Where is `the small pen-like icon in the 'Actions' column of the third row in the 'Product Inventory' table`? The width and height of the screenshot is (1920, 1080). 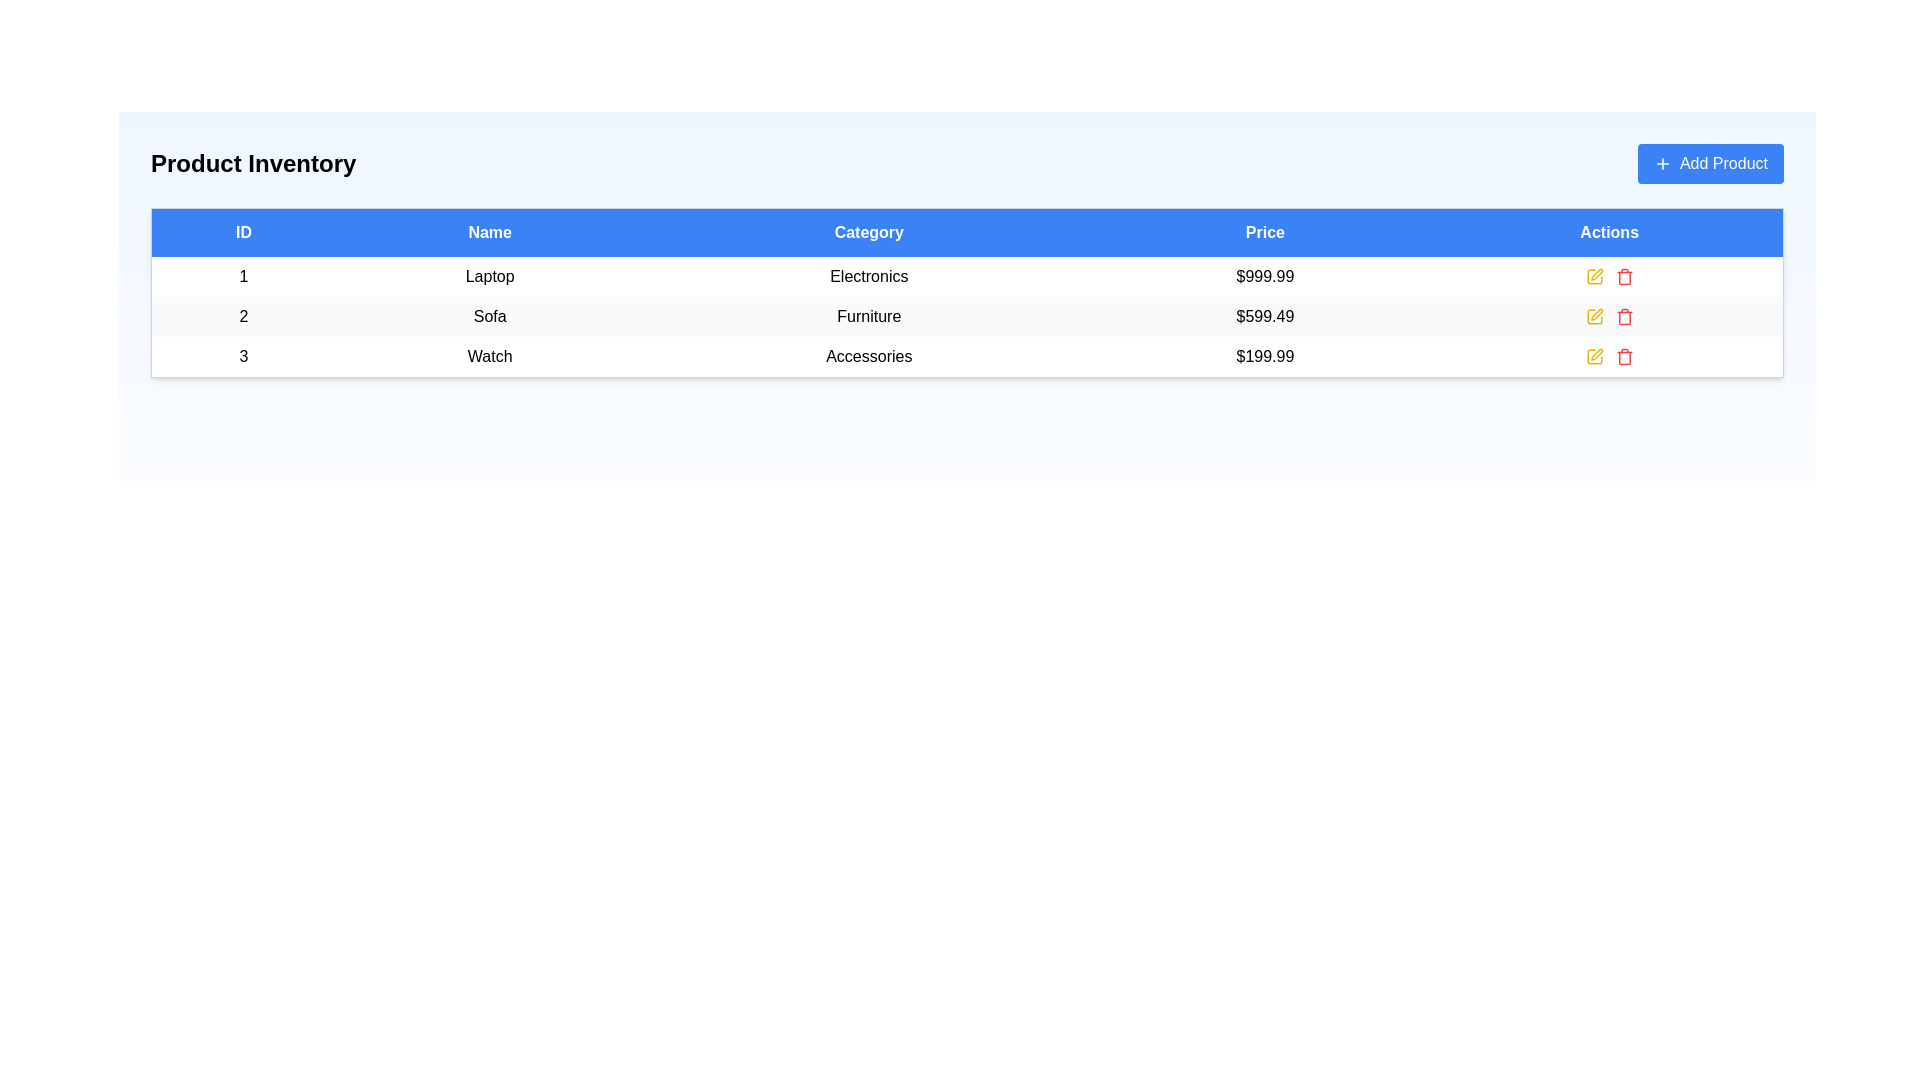
the small pen-like icon in the 'Actions' column of the third row in the 'Product Inventory' table is located at coordinates (1595, 353).